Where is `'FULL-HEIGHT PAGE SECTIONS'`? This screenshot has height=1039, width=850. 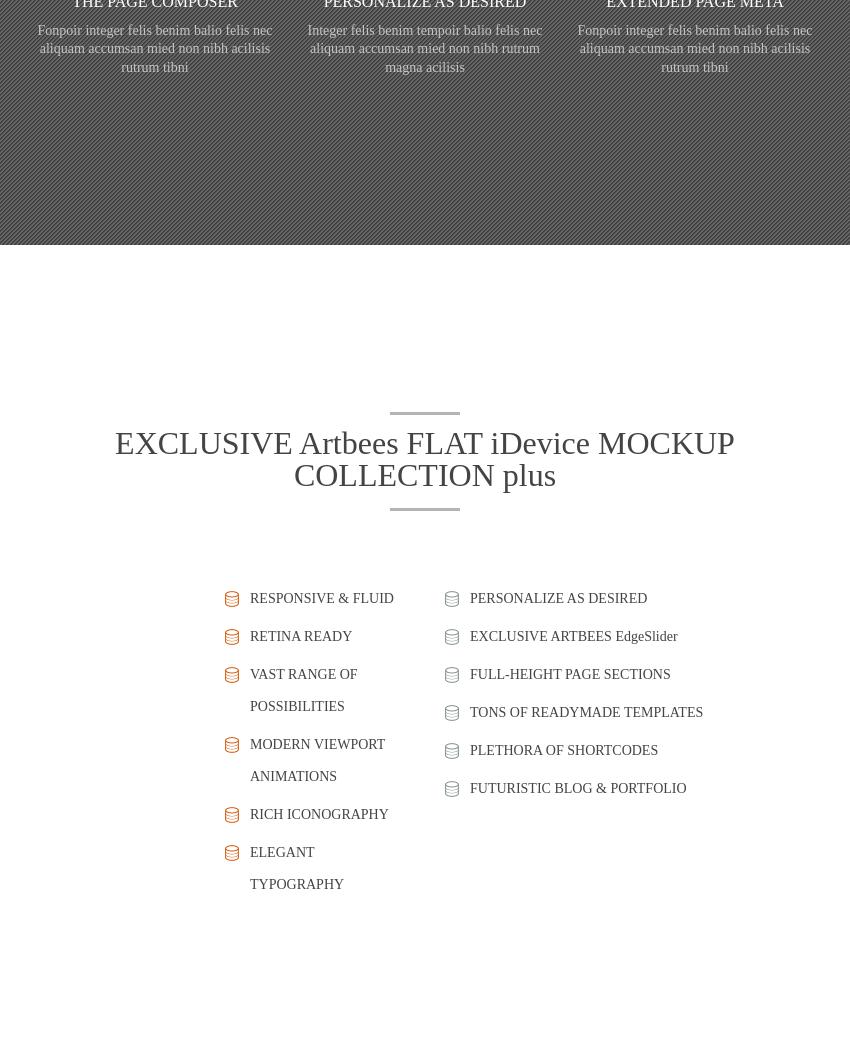 'FULL-HEIGHT PAGE SECTIONS' is located at coordinates (570, 673).